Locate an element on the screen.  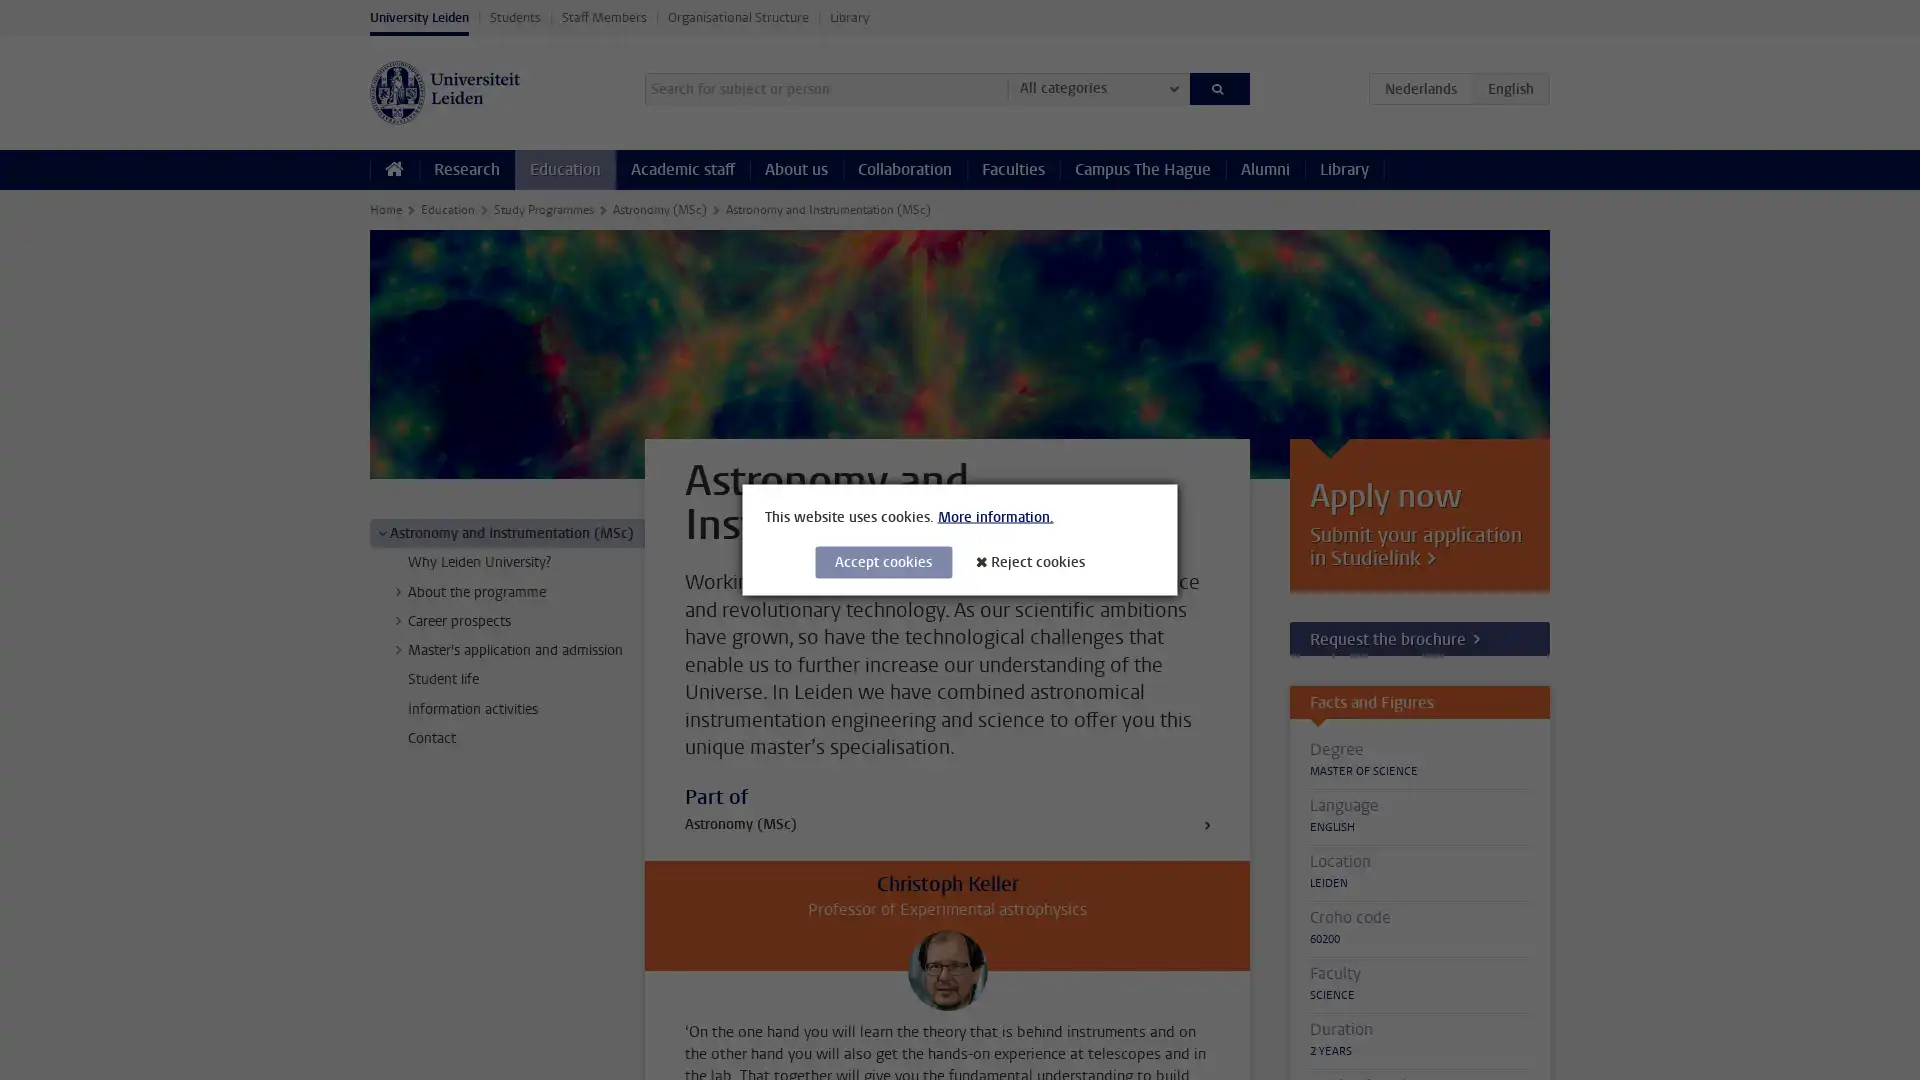
> is located at coordinates (398, 650).